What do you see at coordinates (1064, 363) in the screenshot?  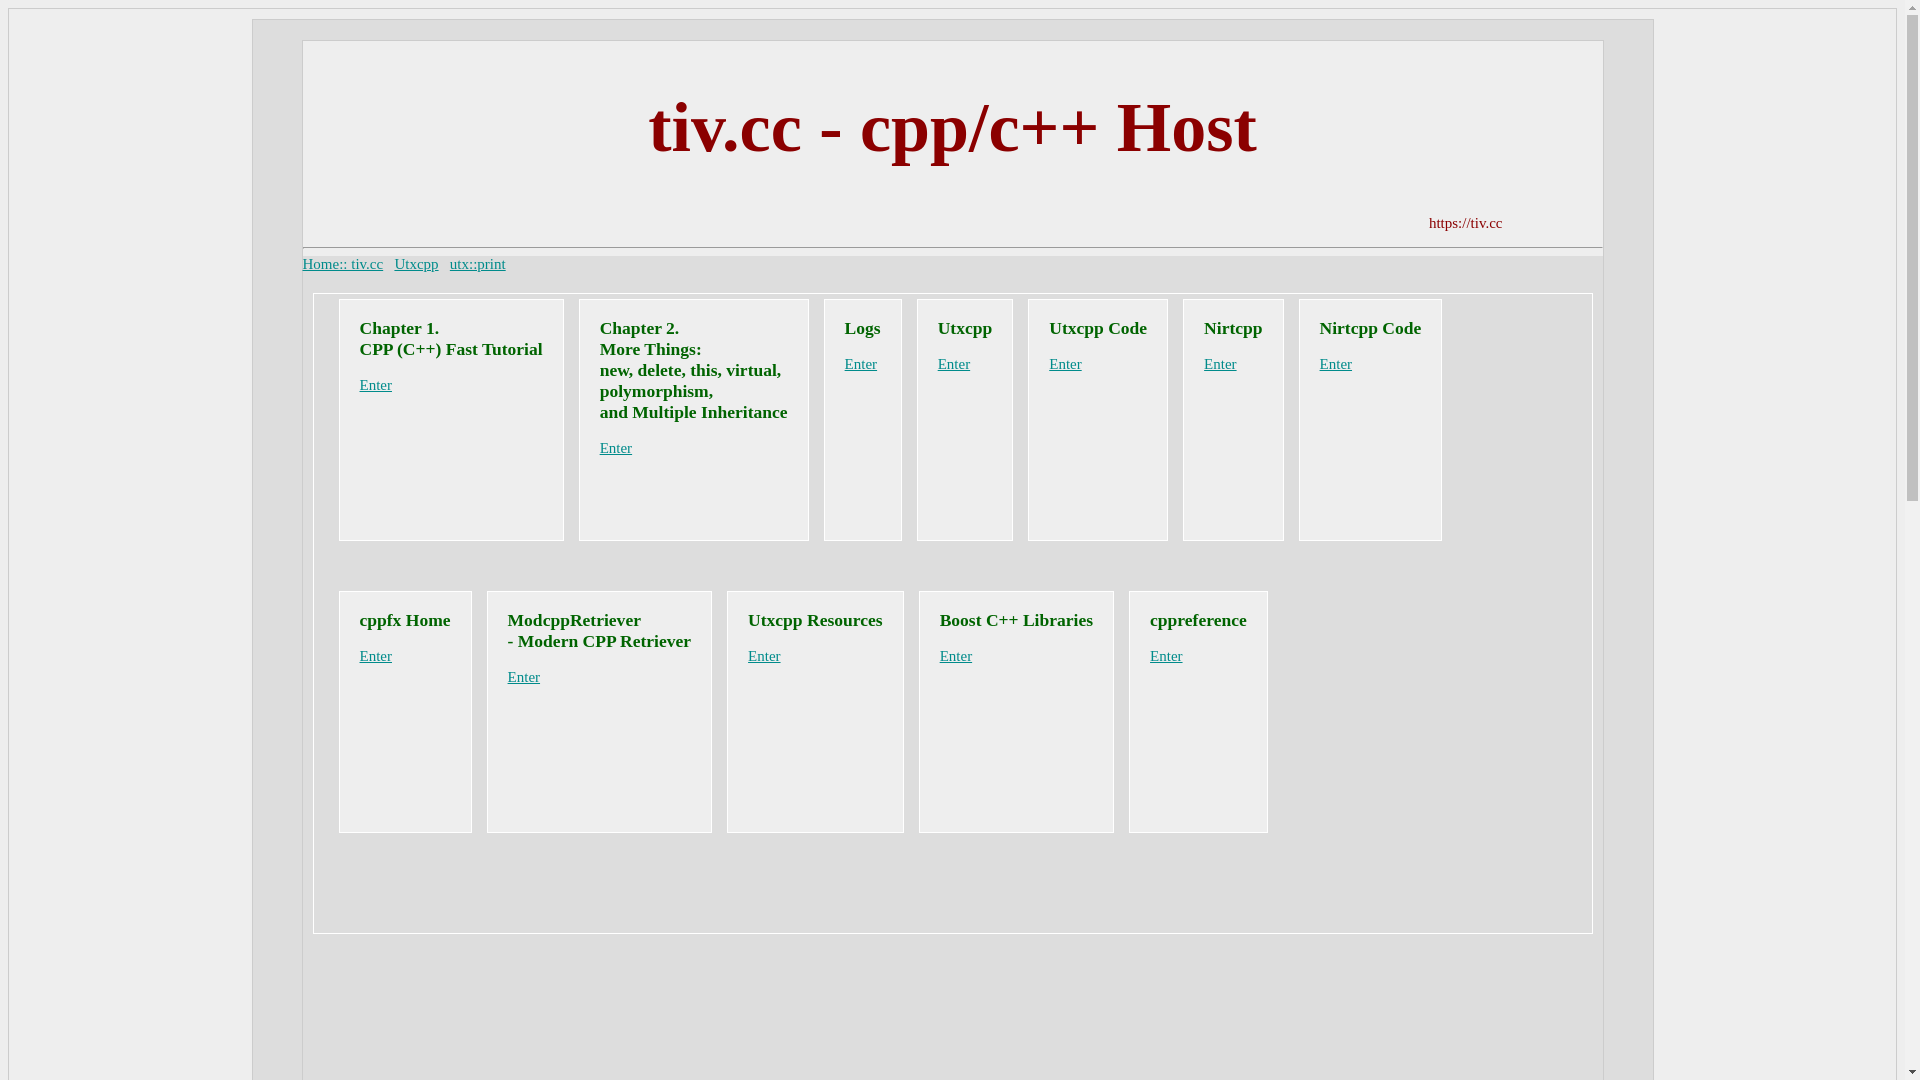 I see `'Enter'` at bounding box center [1064, 363].